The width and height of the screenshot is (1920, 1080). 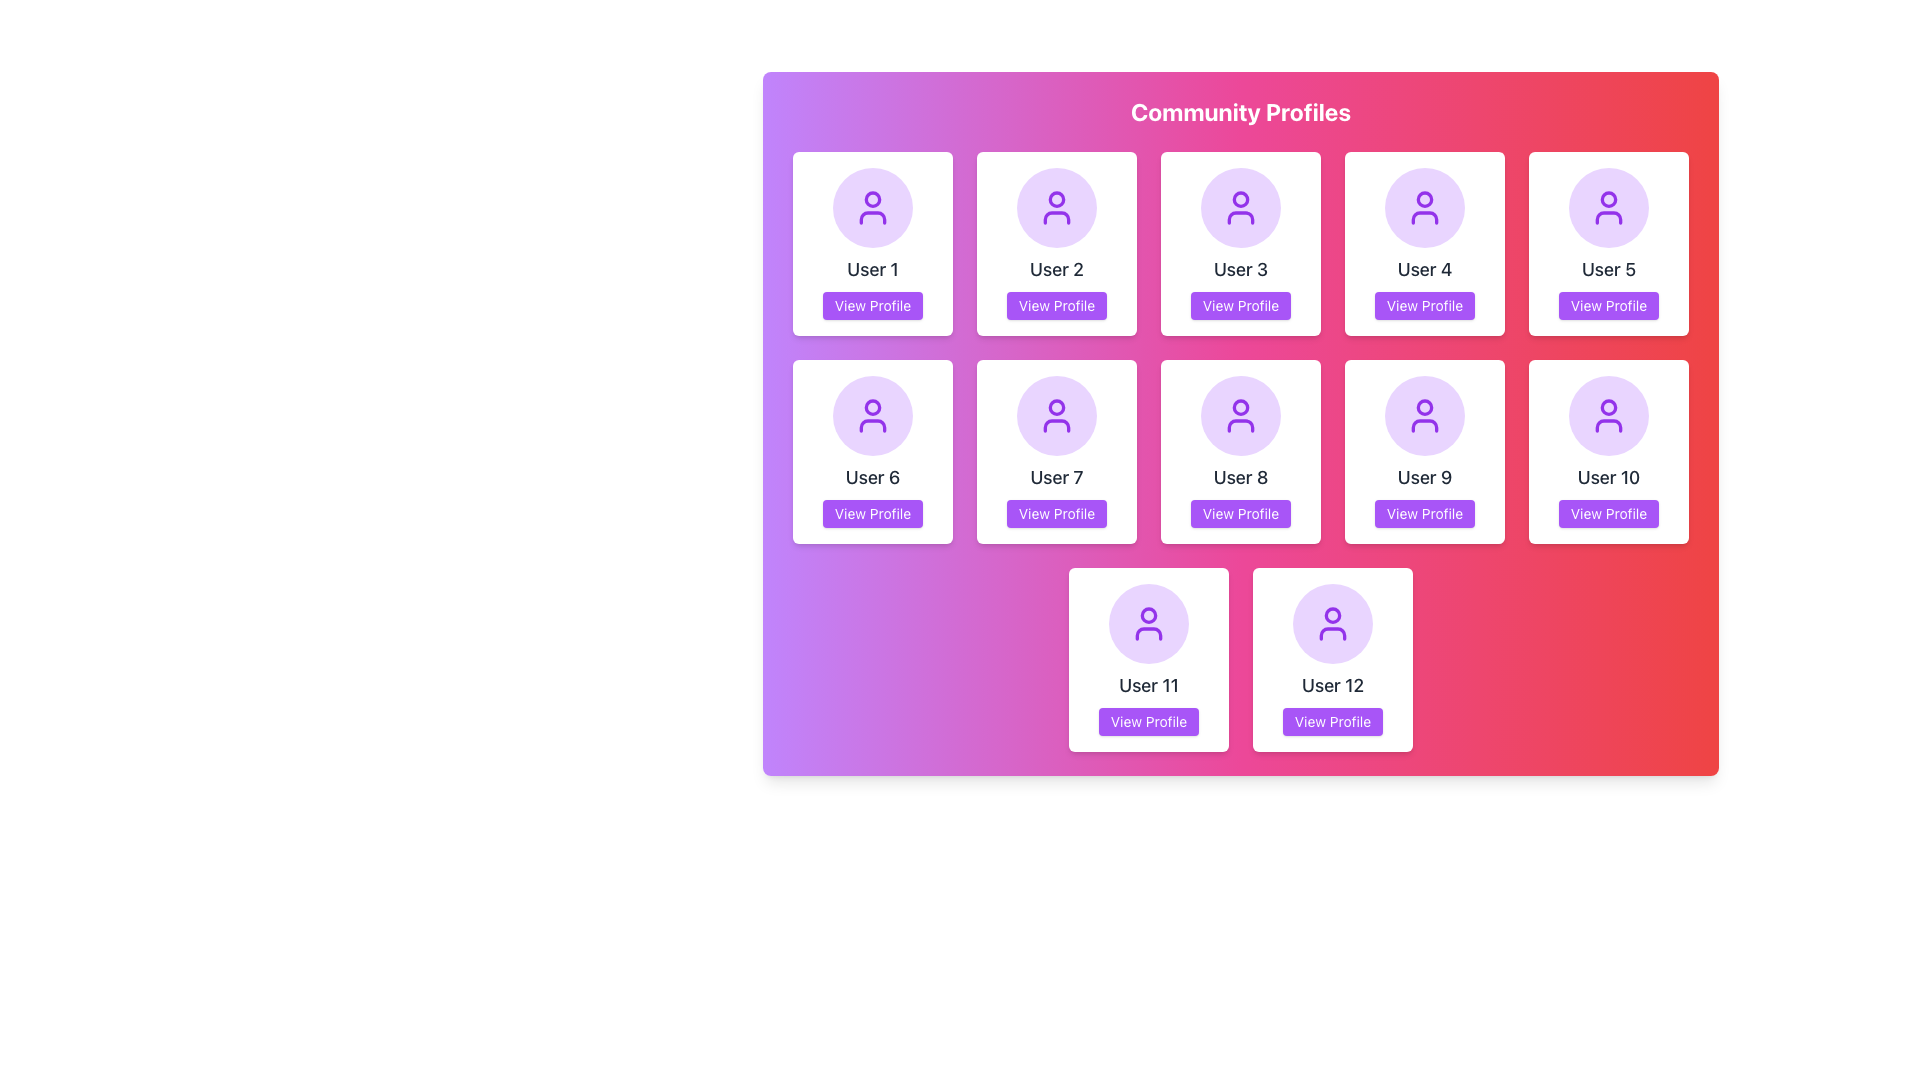 I want to click on the 'View Profile' button located at the bottom of the 'User 7' profile card in the second column and third row of the profile grid, so click(x=1055, y=512).